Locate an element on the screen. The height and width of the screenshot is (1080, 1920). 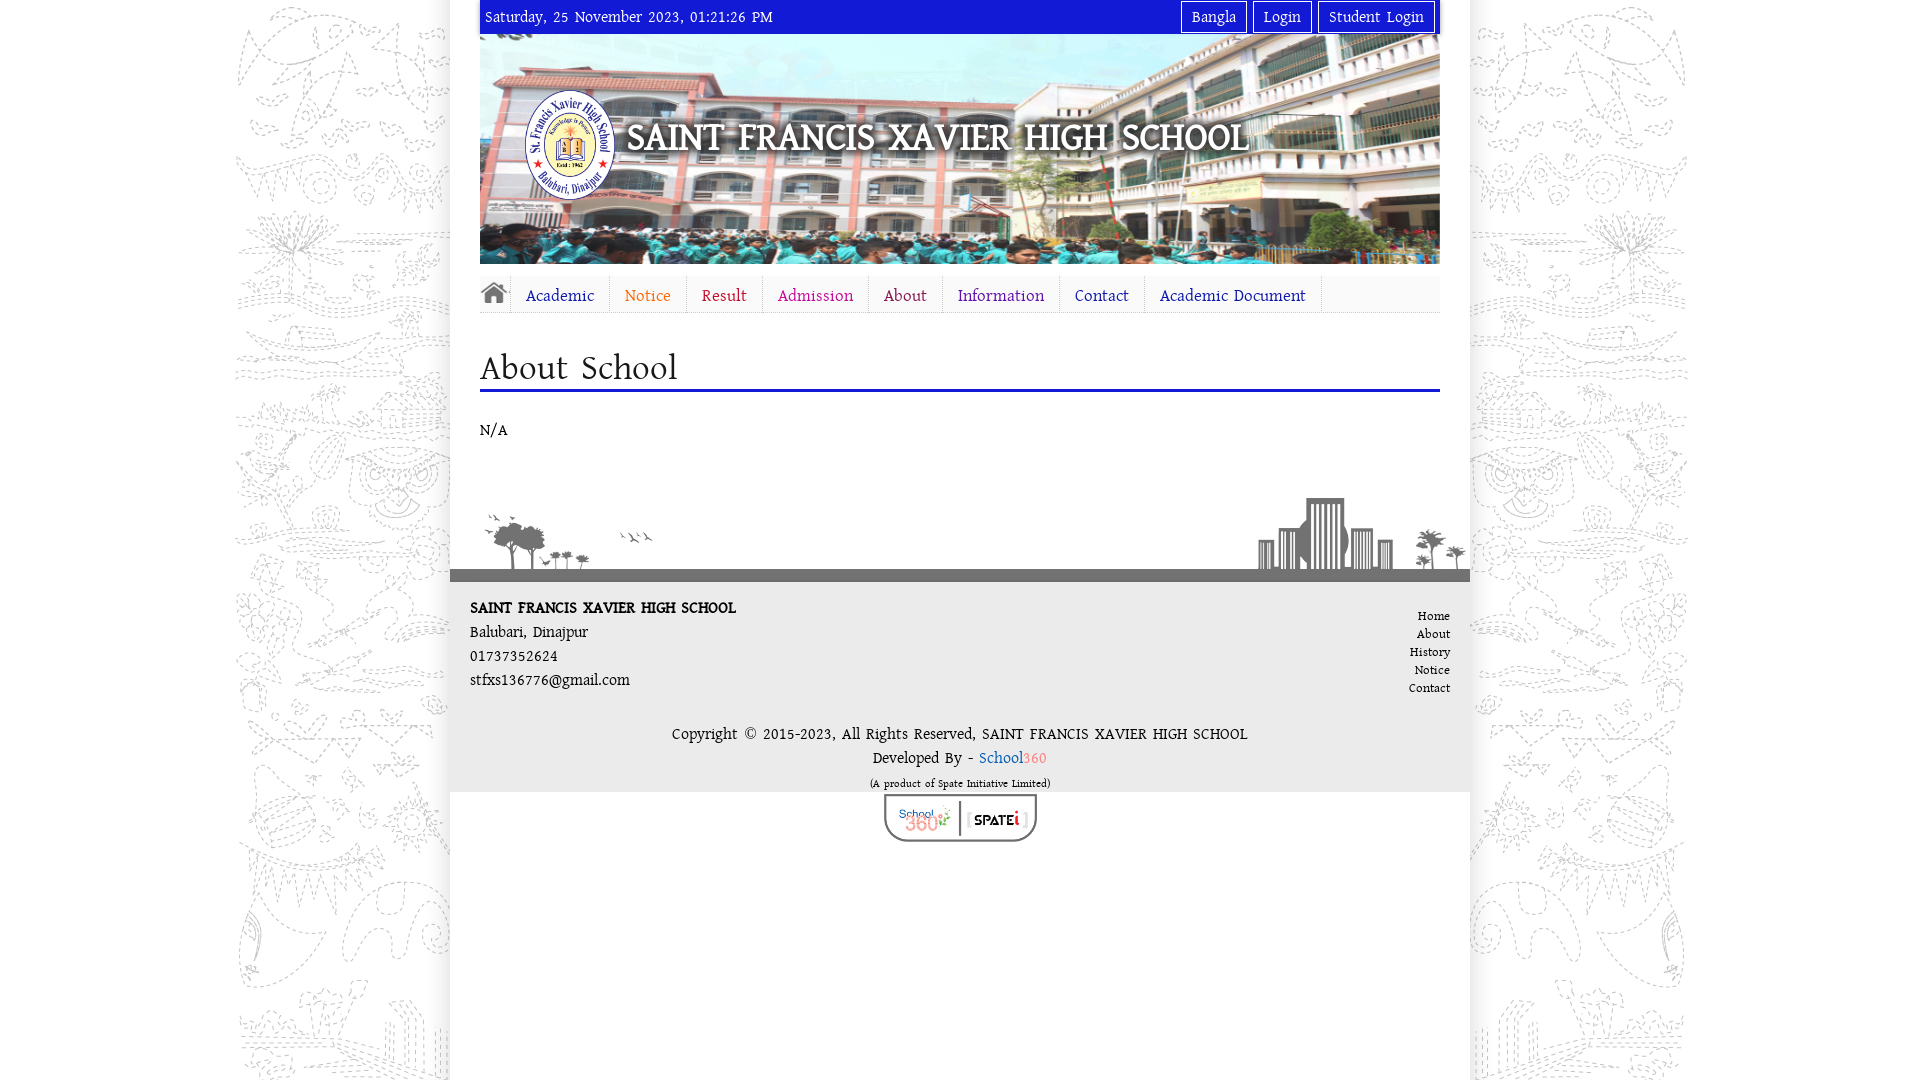
'Login' is located at coordinates (1282, 16).